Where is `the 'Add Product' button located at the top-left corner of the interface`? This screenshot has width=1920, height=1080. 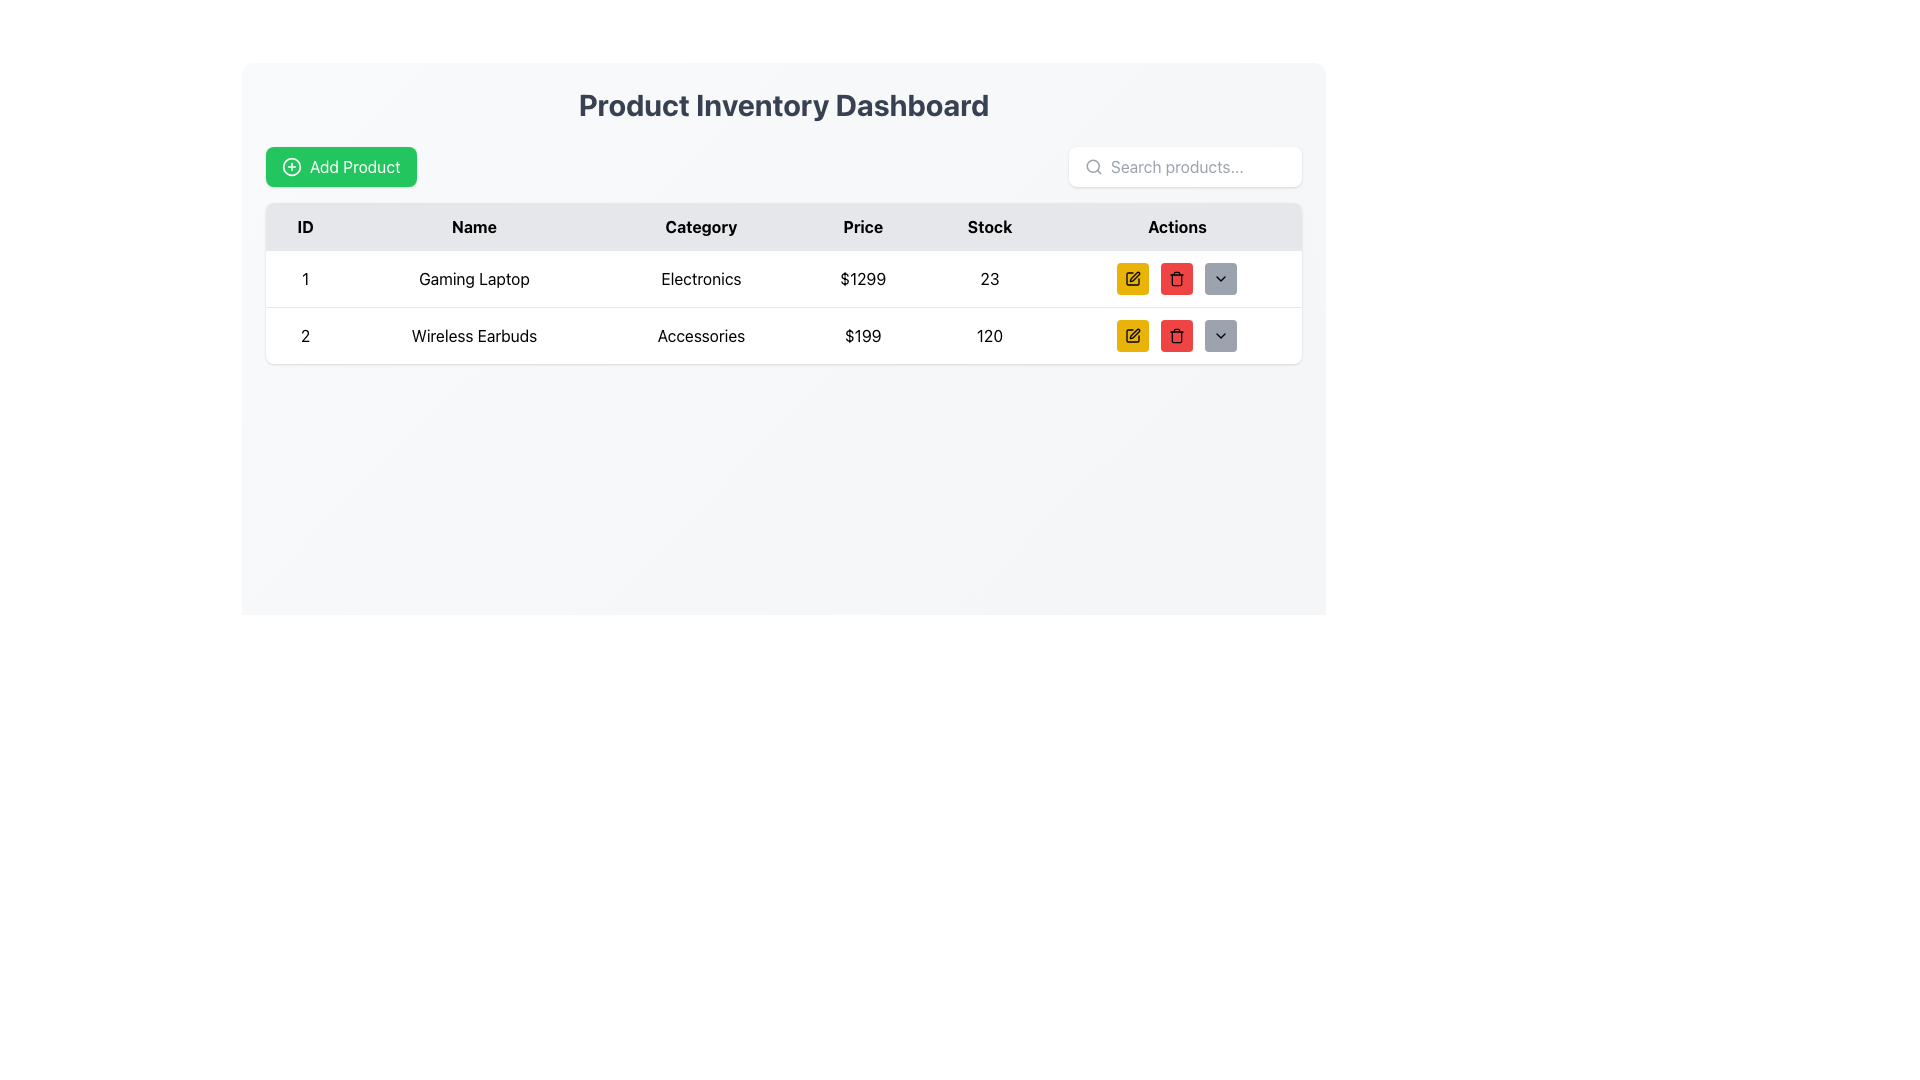
the 'Add Product' button located at the top-left corner of the interface is located at coordinates (341, 165).